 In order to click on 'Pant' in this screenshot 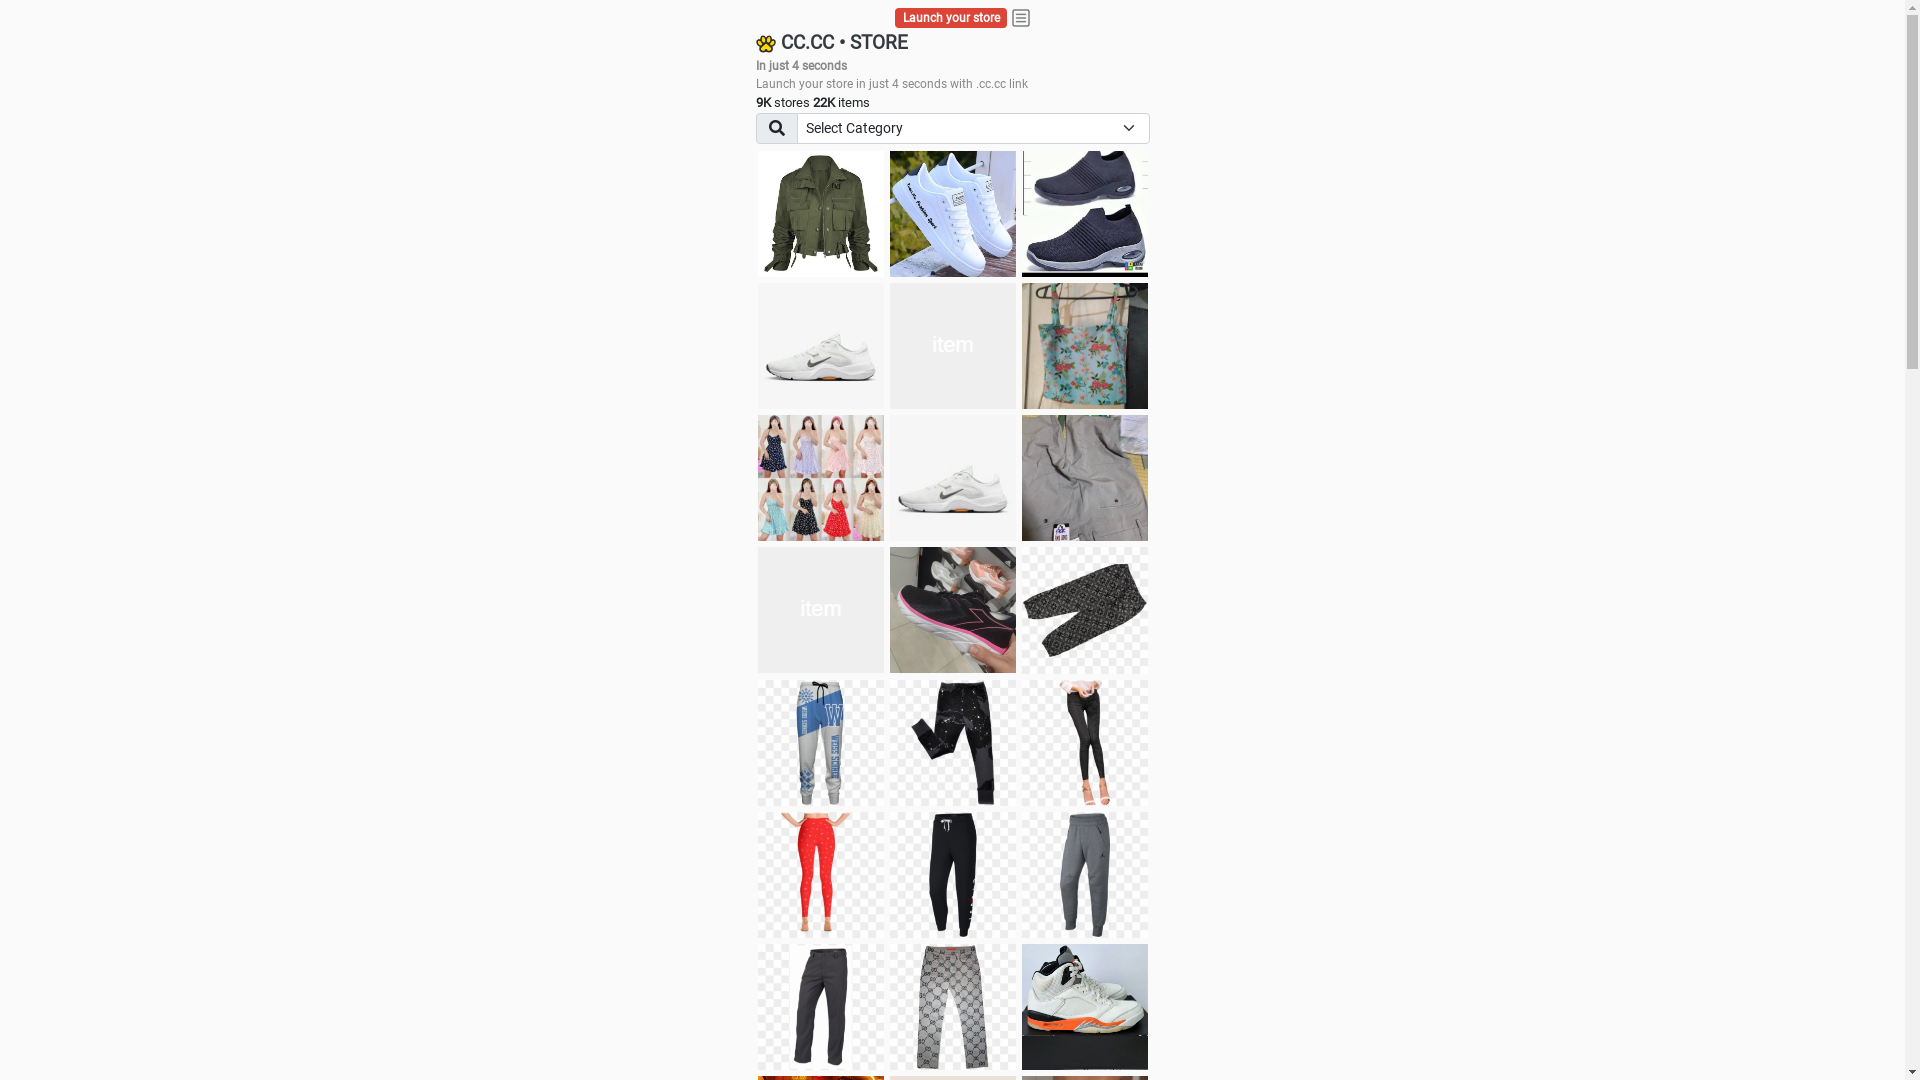, I will do `click(952, 743)`.